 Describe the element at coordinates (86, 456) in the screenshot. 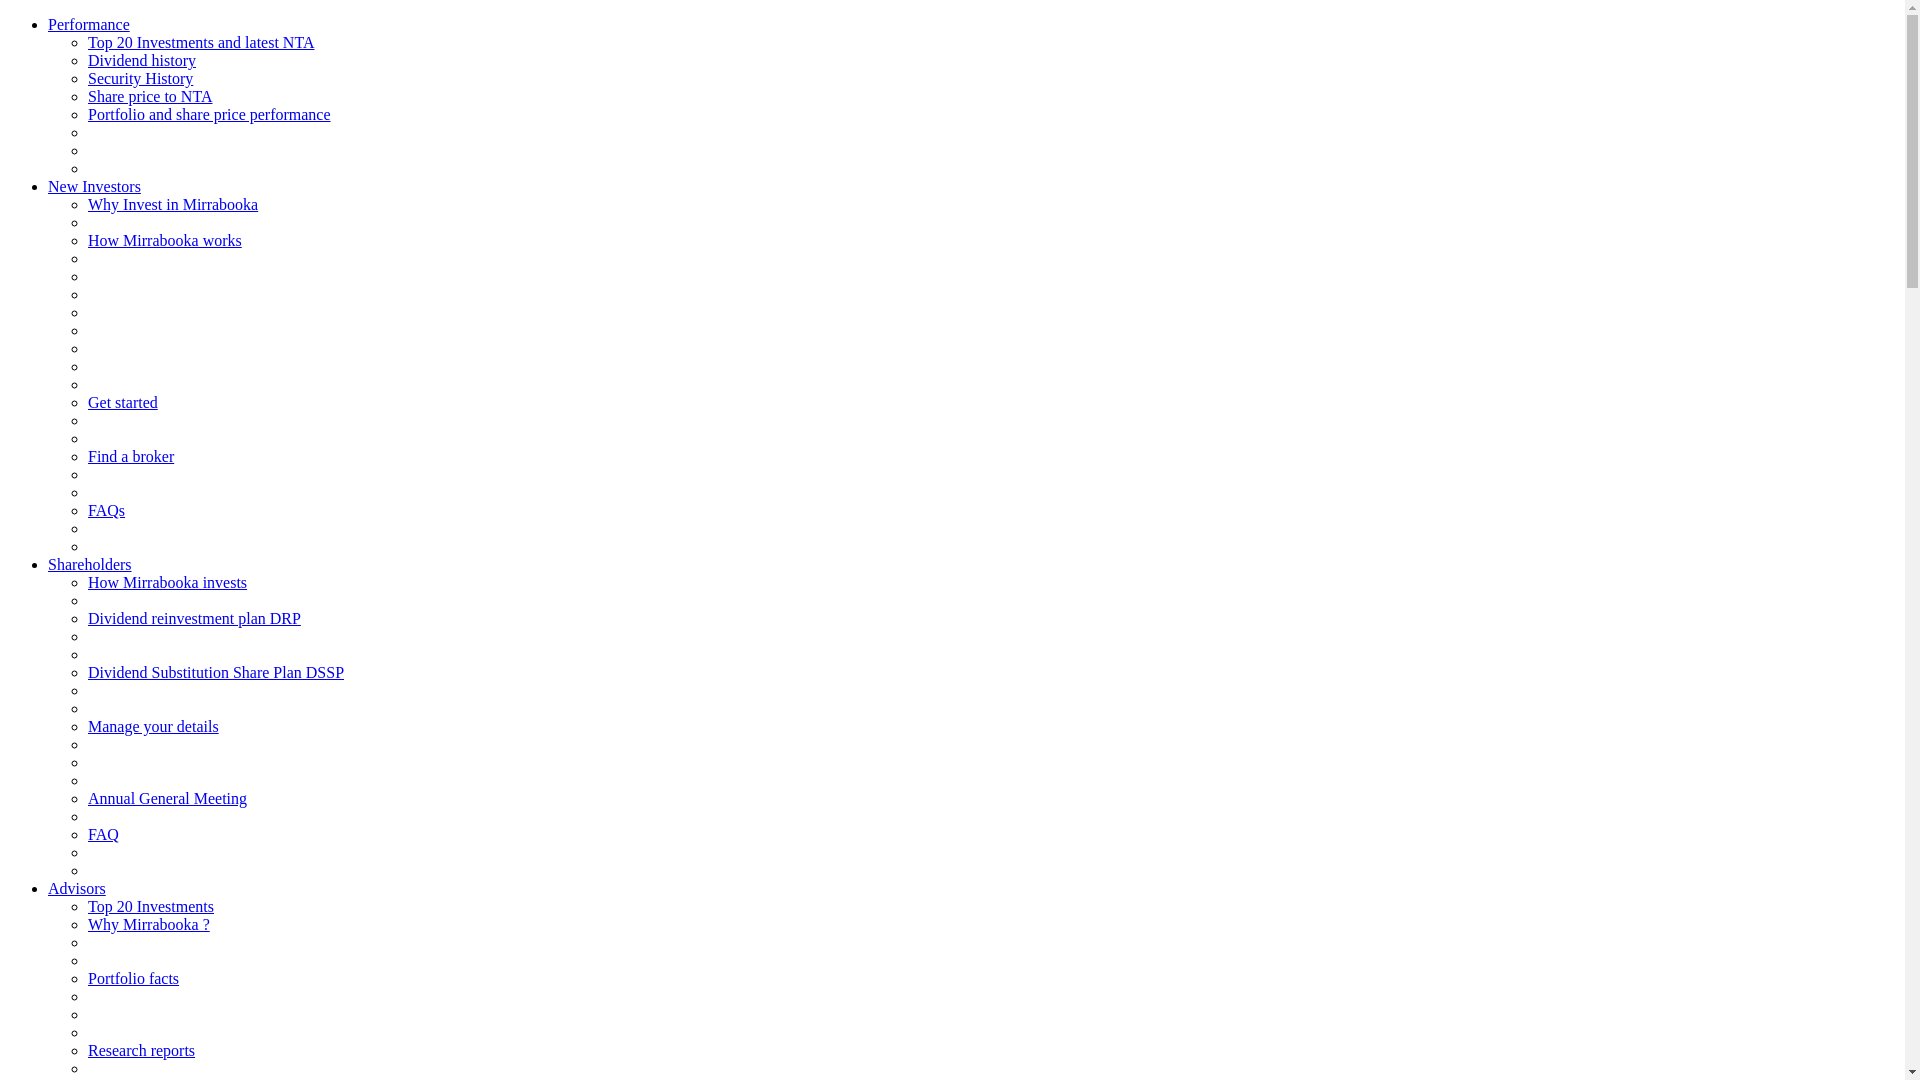

I see `'Find a broker'` at that location.